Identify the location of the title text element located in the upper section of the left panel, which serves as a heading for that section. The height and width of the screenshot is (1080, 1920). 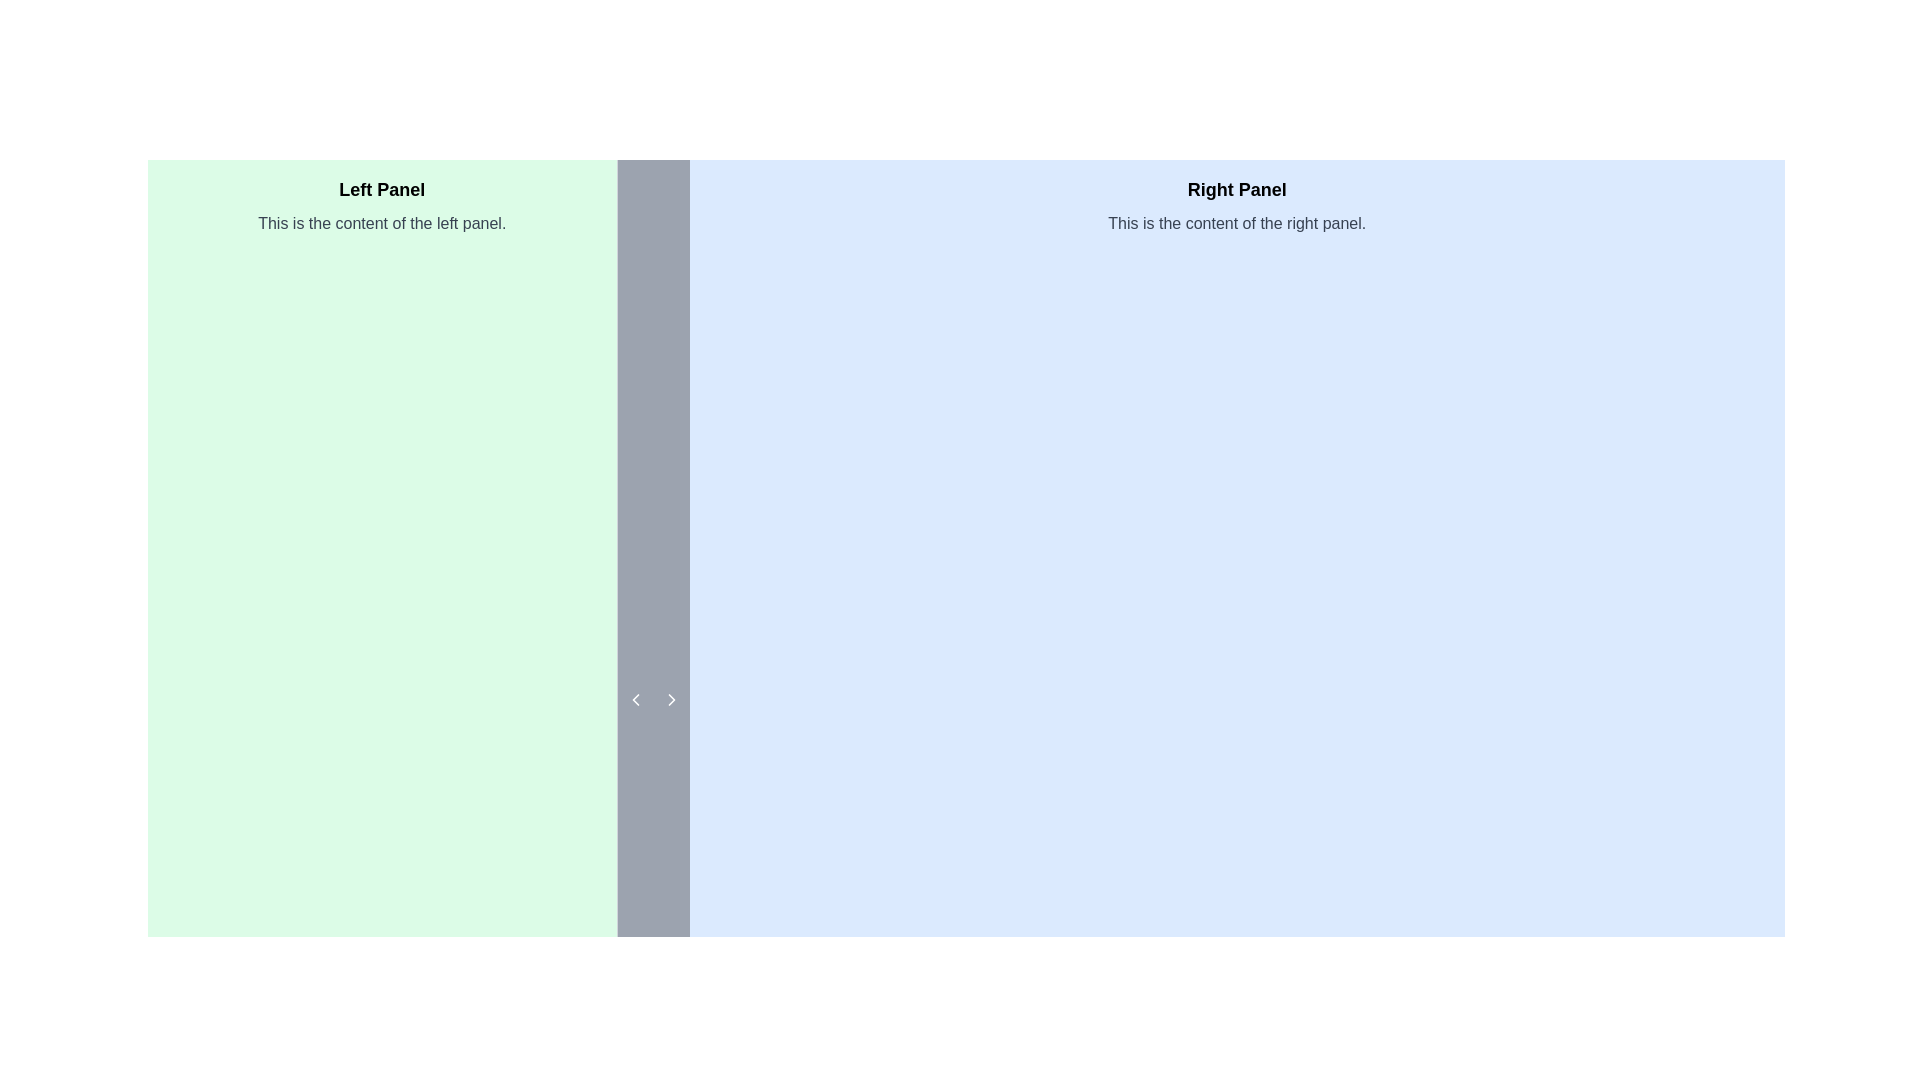
(382, 189).